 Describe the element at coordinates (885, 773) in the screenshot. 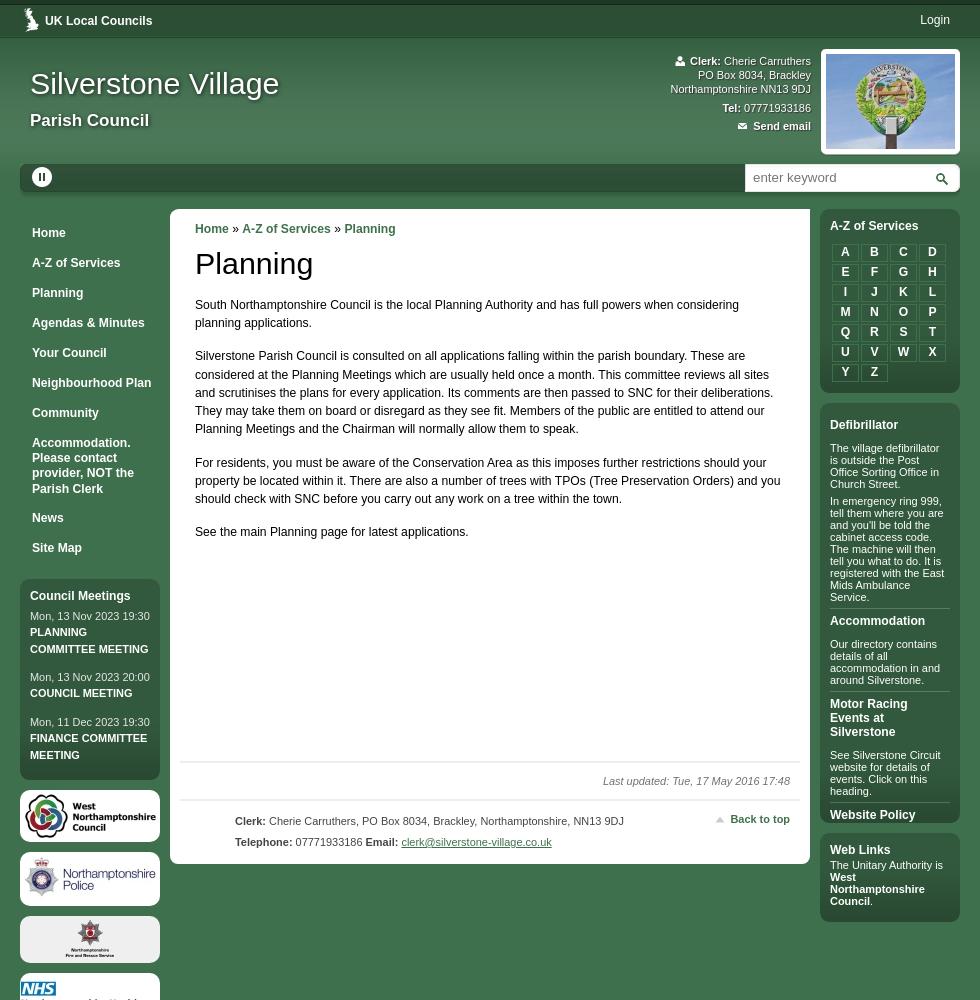

I see `'See Silverstone Circuit website for details of events. Click on this heading.'` at that location.